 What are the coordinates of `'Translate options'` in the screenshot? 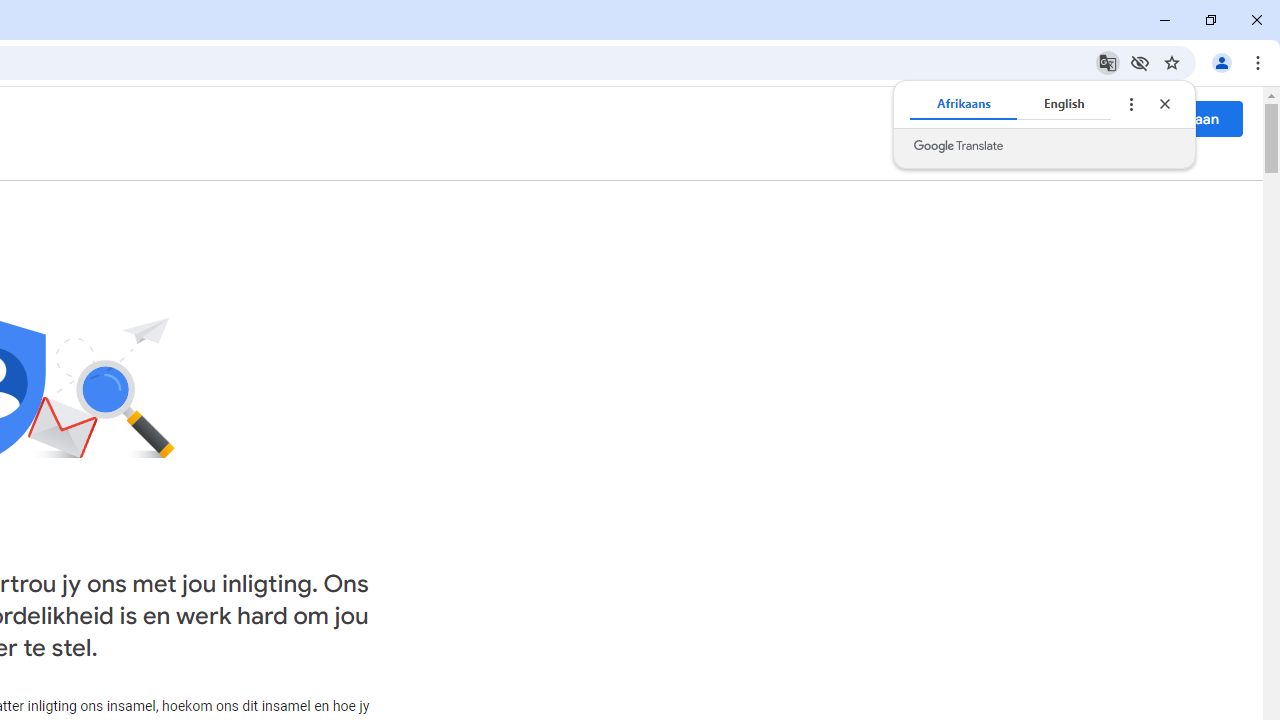 It's located at (1130, 104).